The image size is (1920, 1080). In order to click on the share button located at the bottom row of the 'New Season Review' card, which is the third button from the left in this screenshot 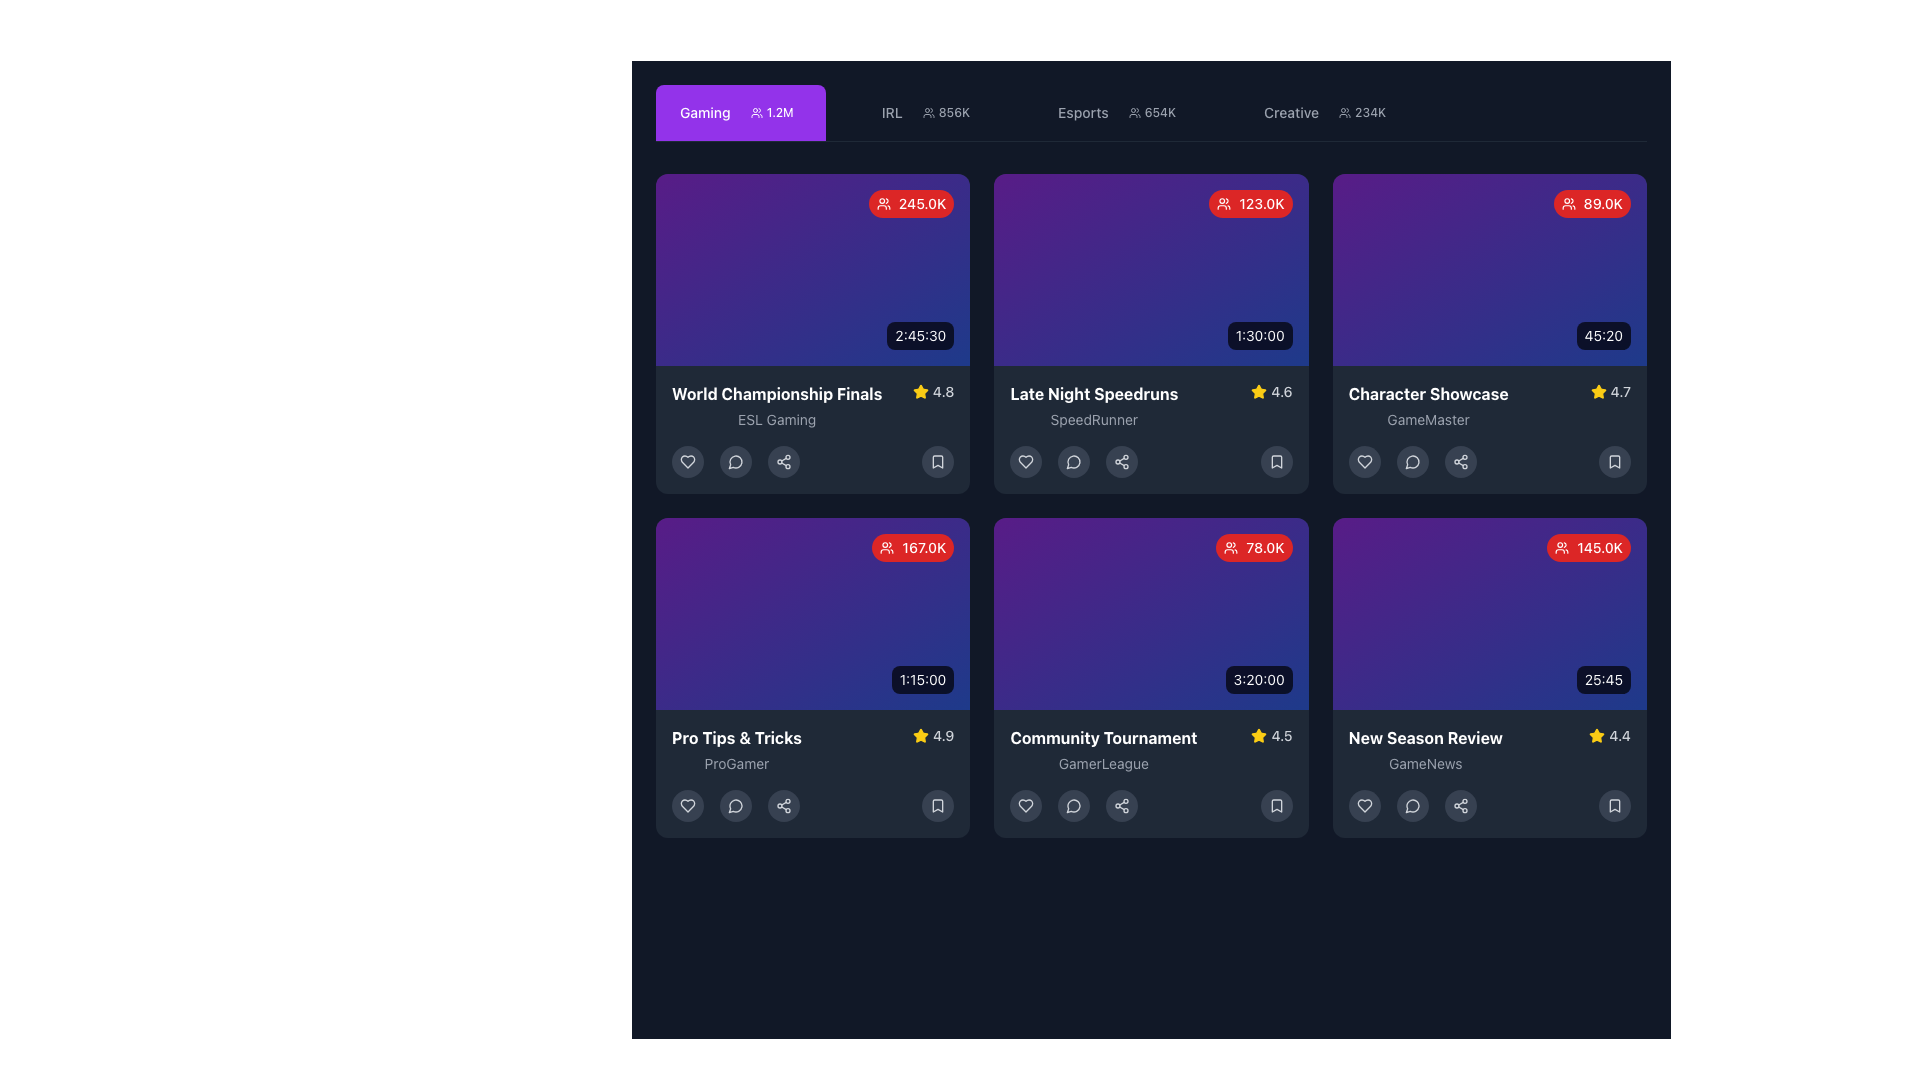, I will do `click(1460, 805)`.